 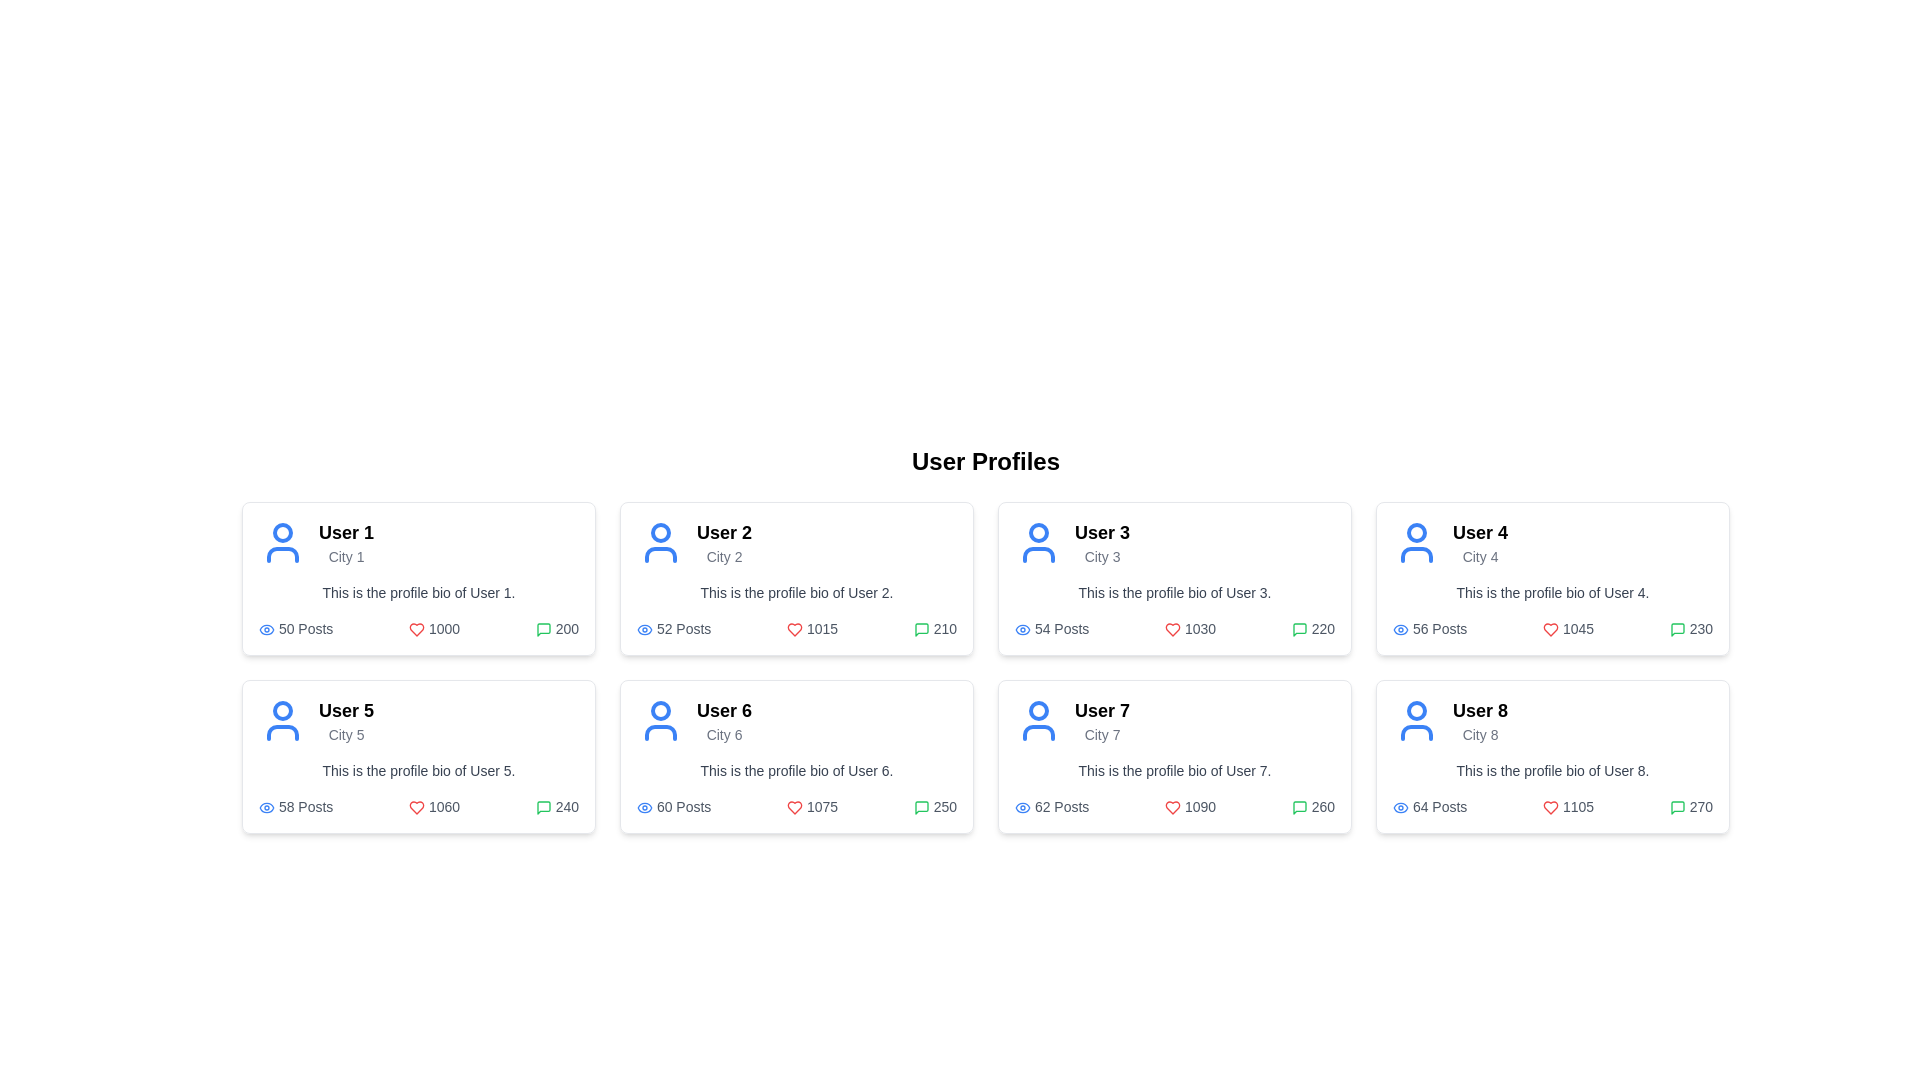 I want to click on text heading displaying 'User Profiles' which is bold and centered at the top of the user panel, so click(x=985, y=462).